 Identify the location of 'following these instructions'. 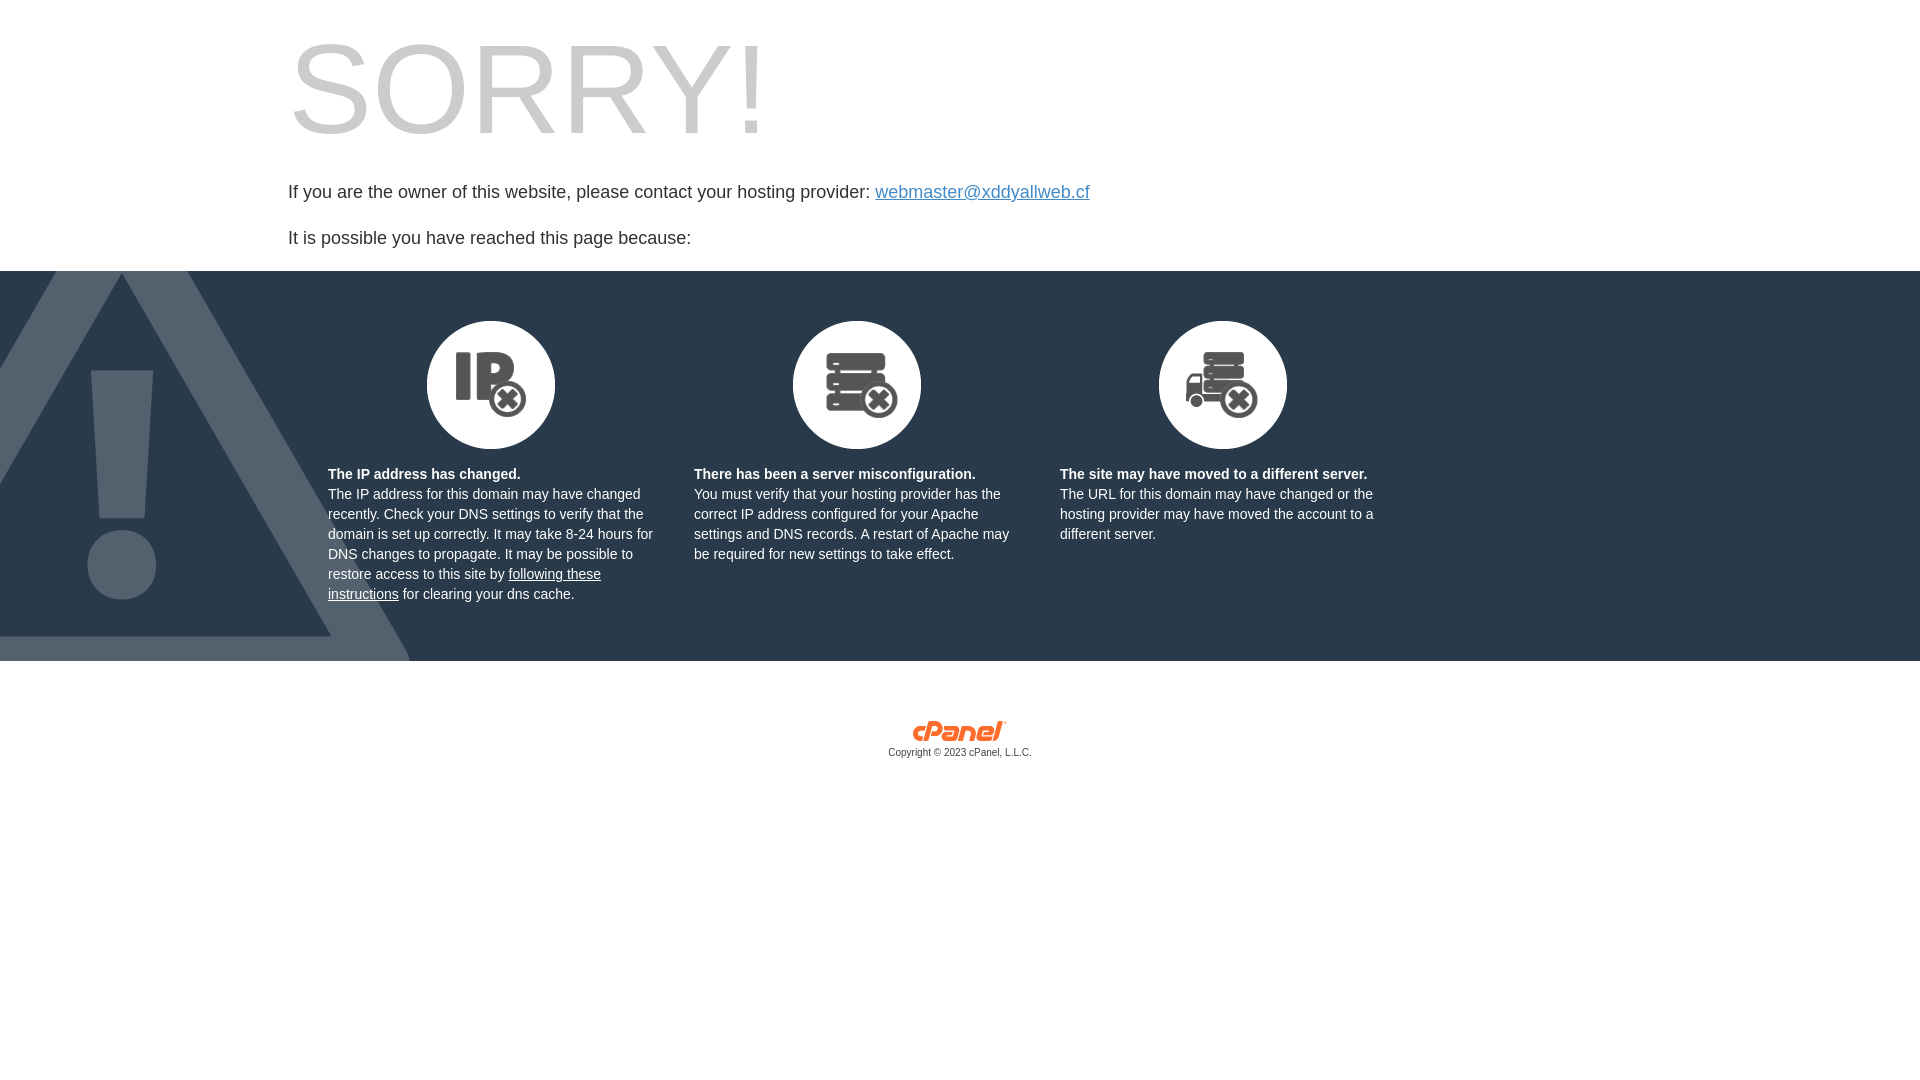
(463, 583).